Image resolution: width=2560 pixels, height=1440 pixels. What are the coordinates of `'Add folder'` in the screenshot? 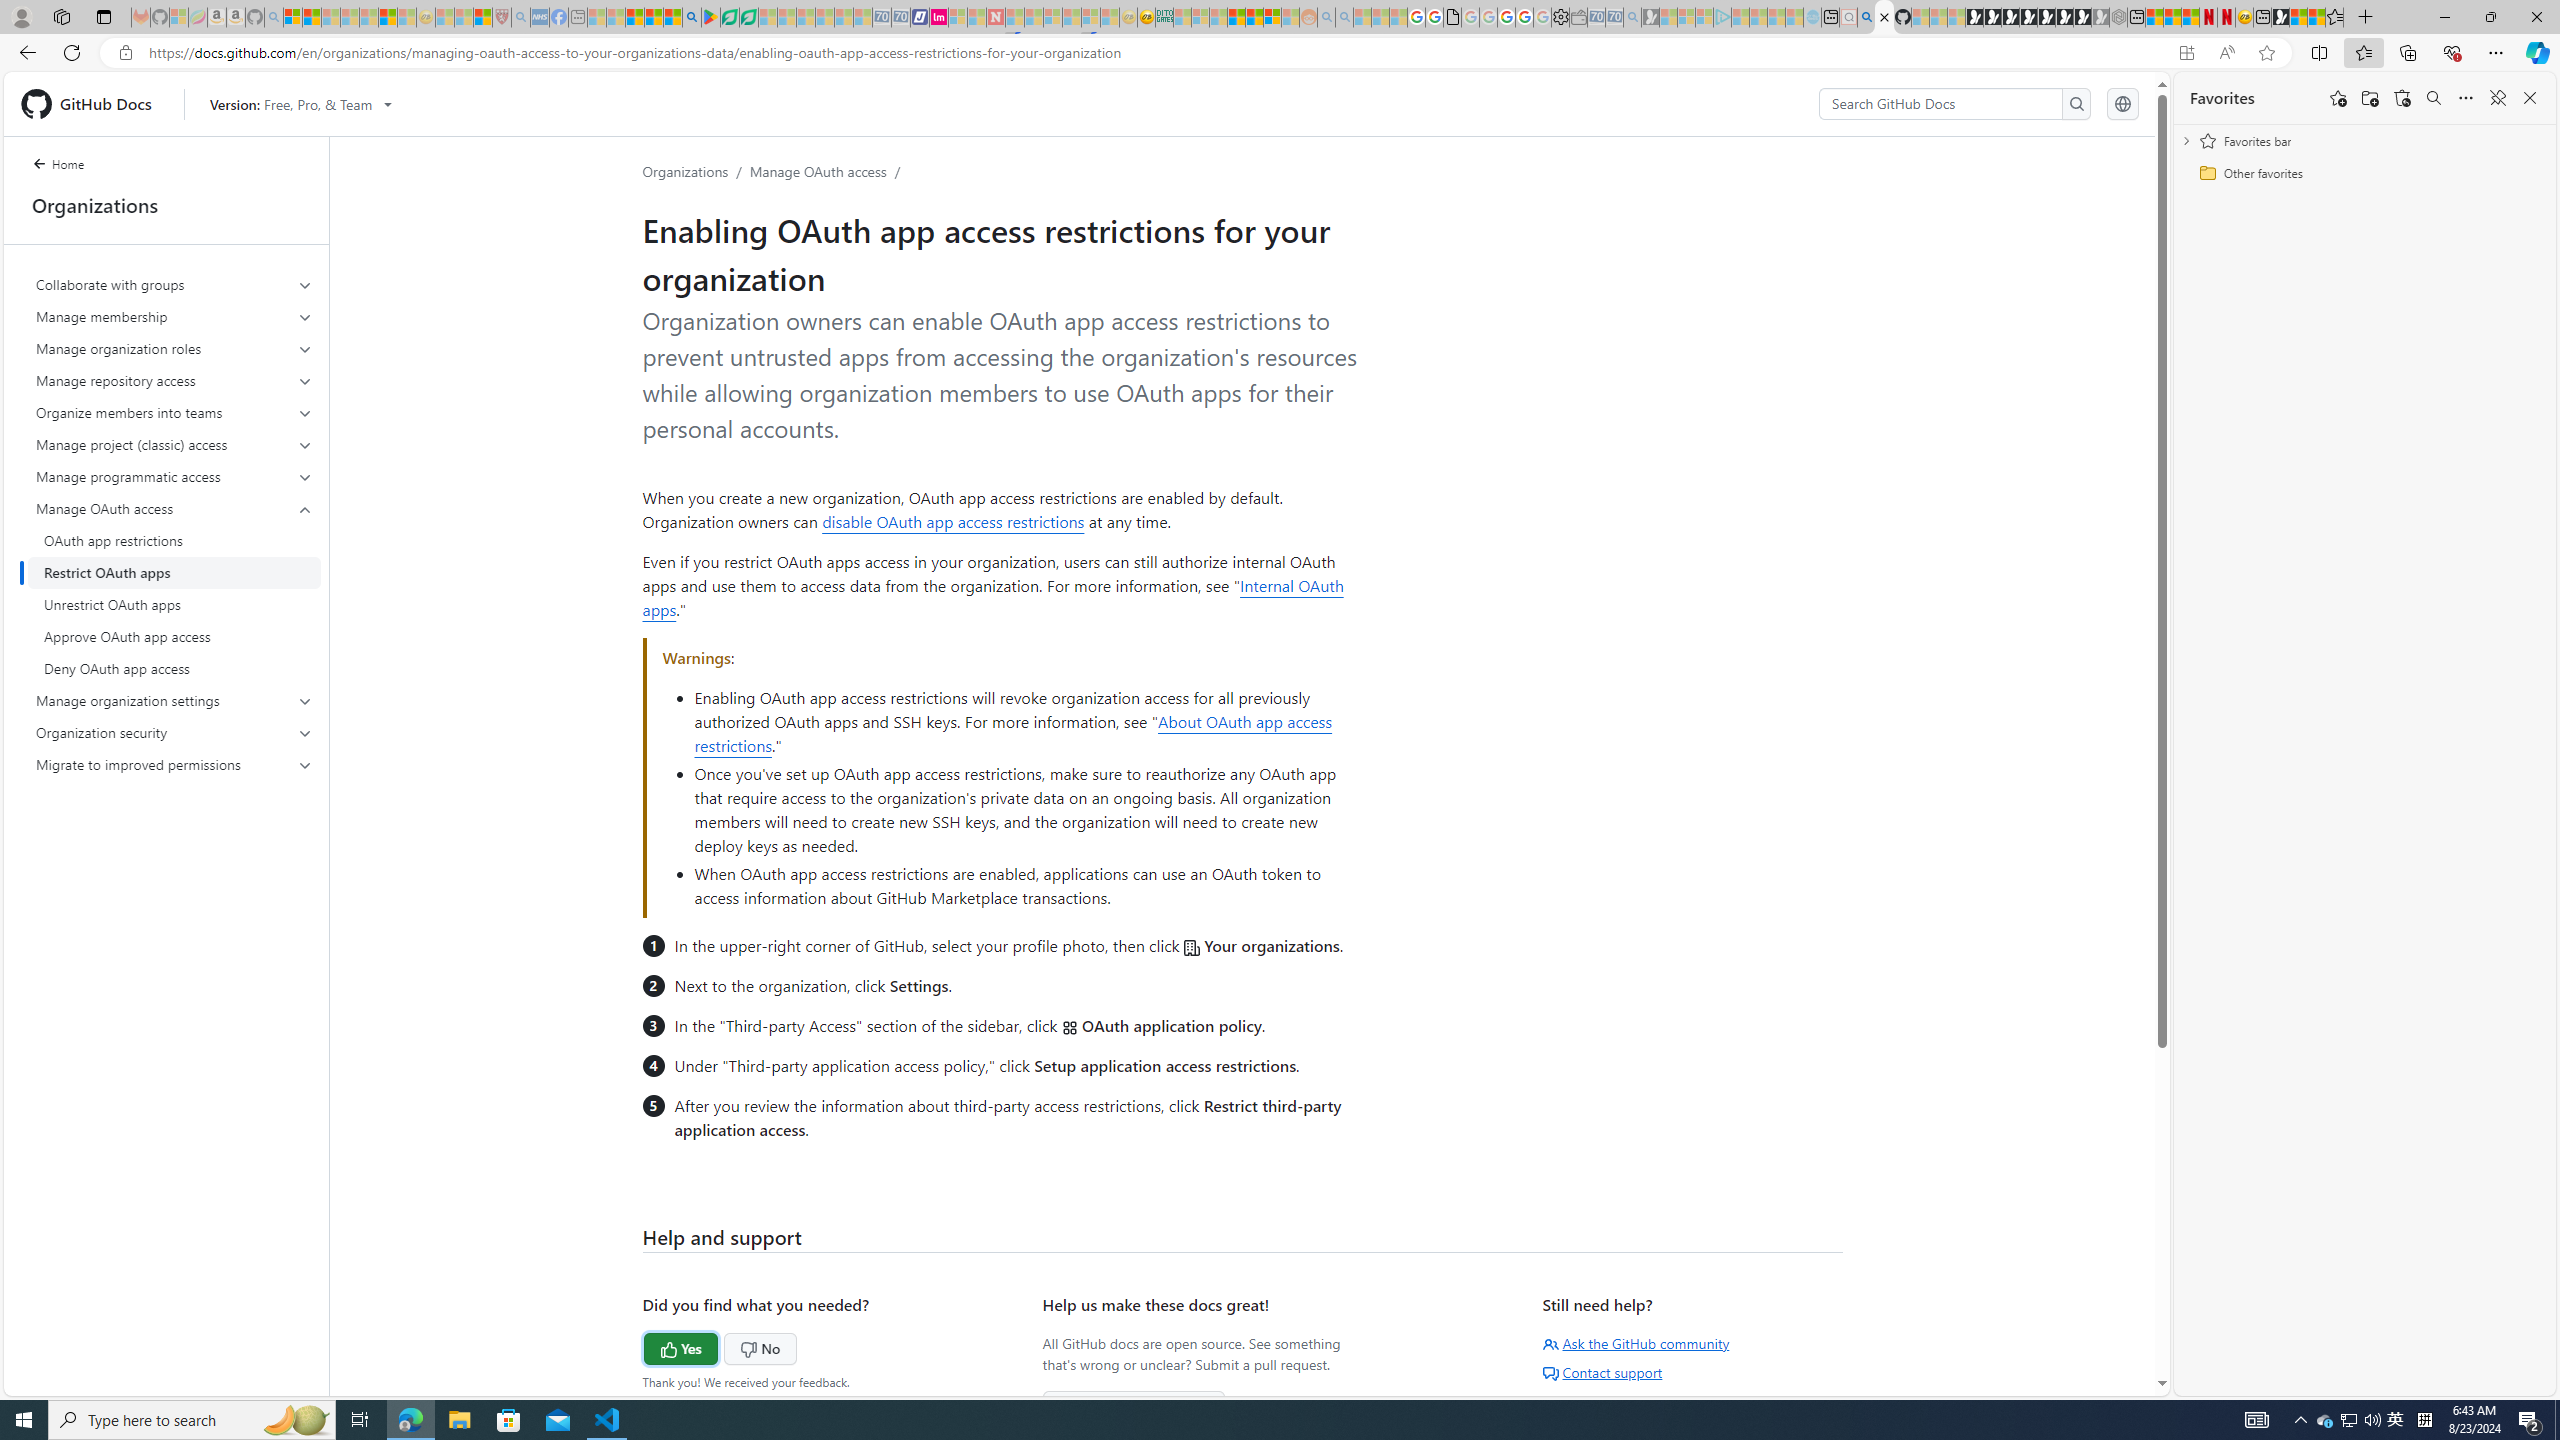 It's located at (2368, 96).